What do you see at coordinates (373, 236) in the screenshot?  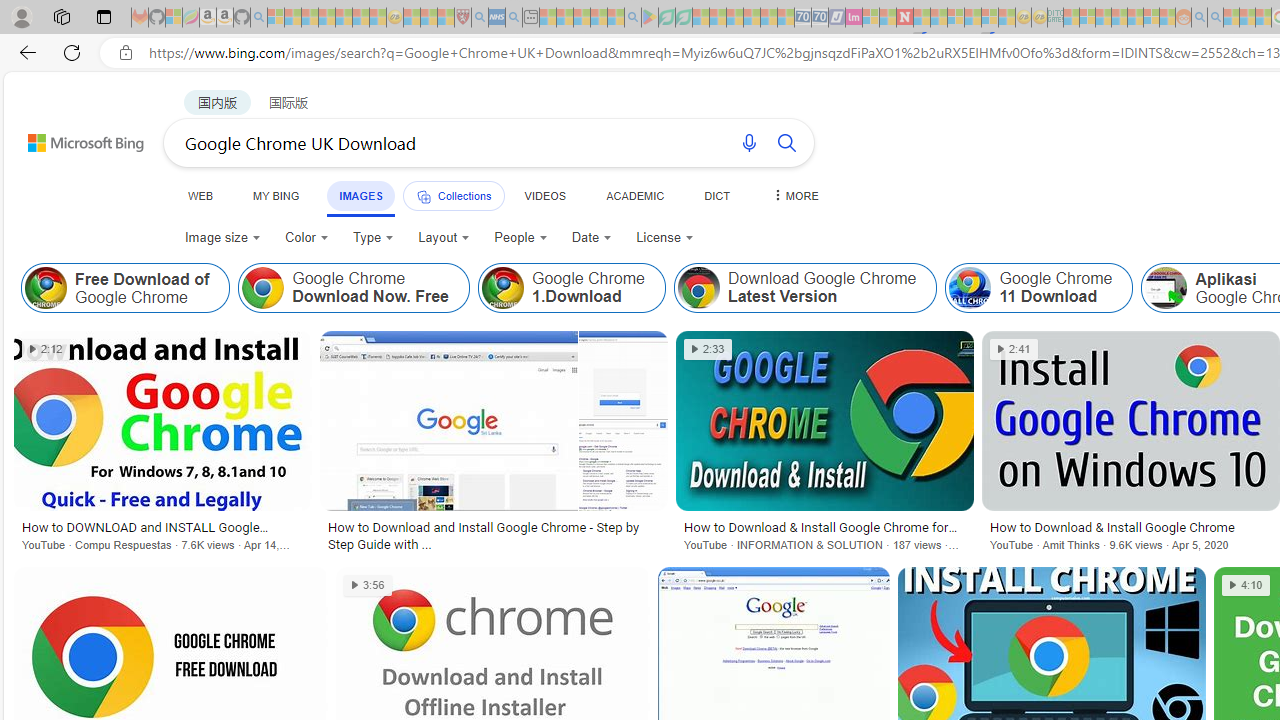 I see `'Type'` at bounding box center [373, 236].